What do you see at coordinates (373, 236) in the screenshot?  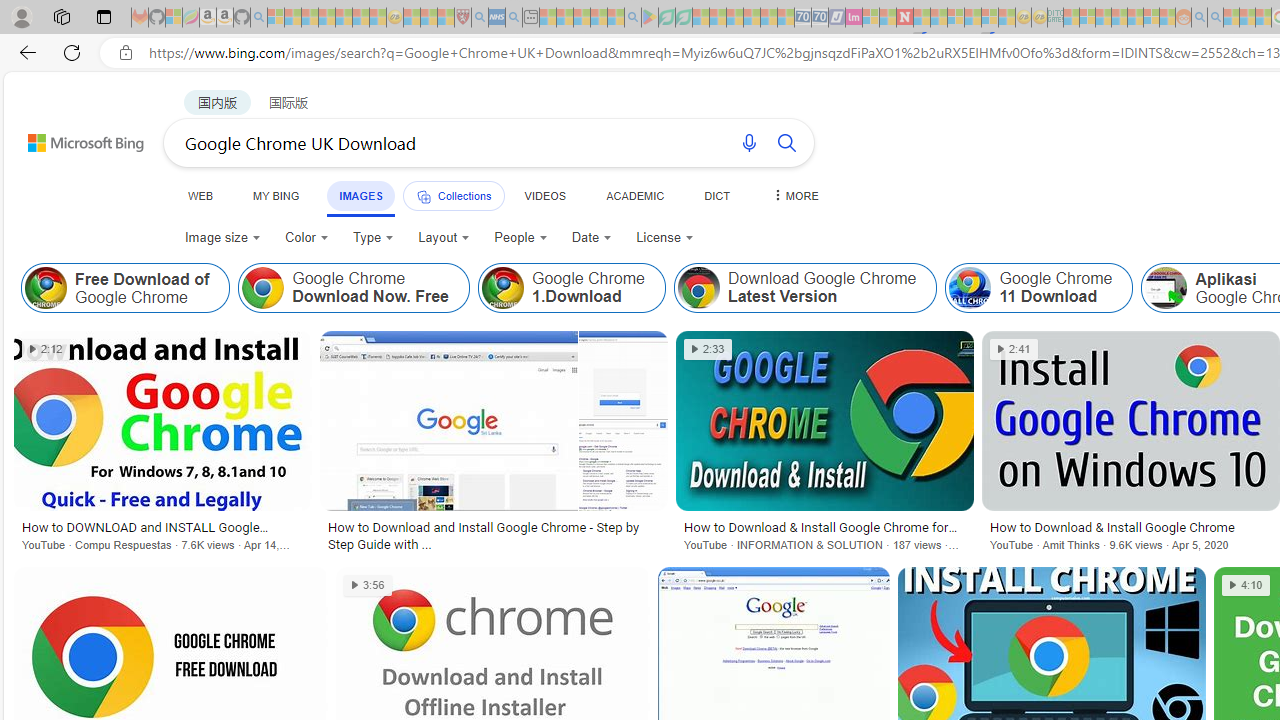 I see `'Type'` at bounding box center [373, 236].